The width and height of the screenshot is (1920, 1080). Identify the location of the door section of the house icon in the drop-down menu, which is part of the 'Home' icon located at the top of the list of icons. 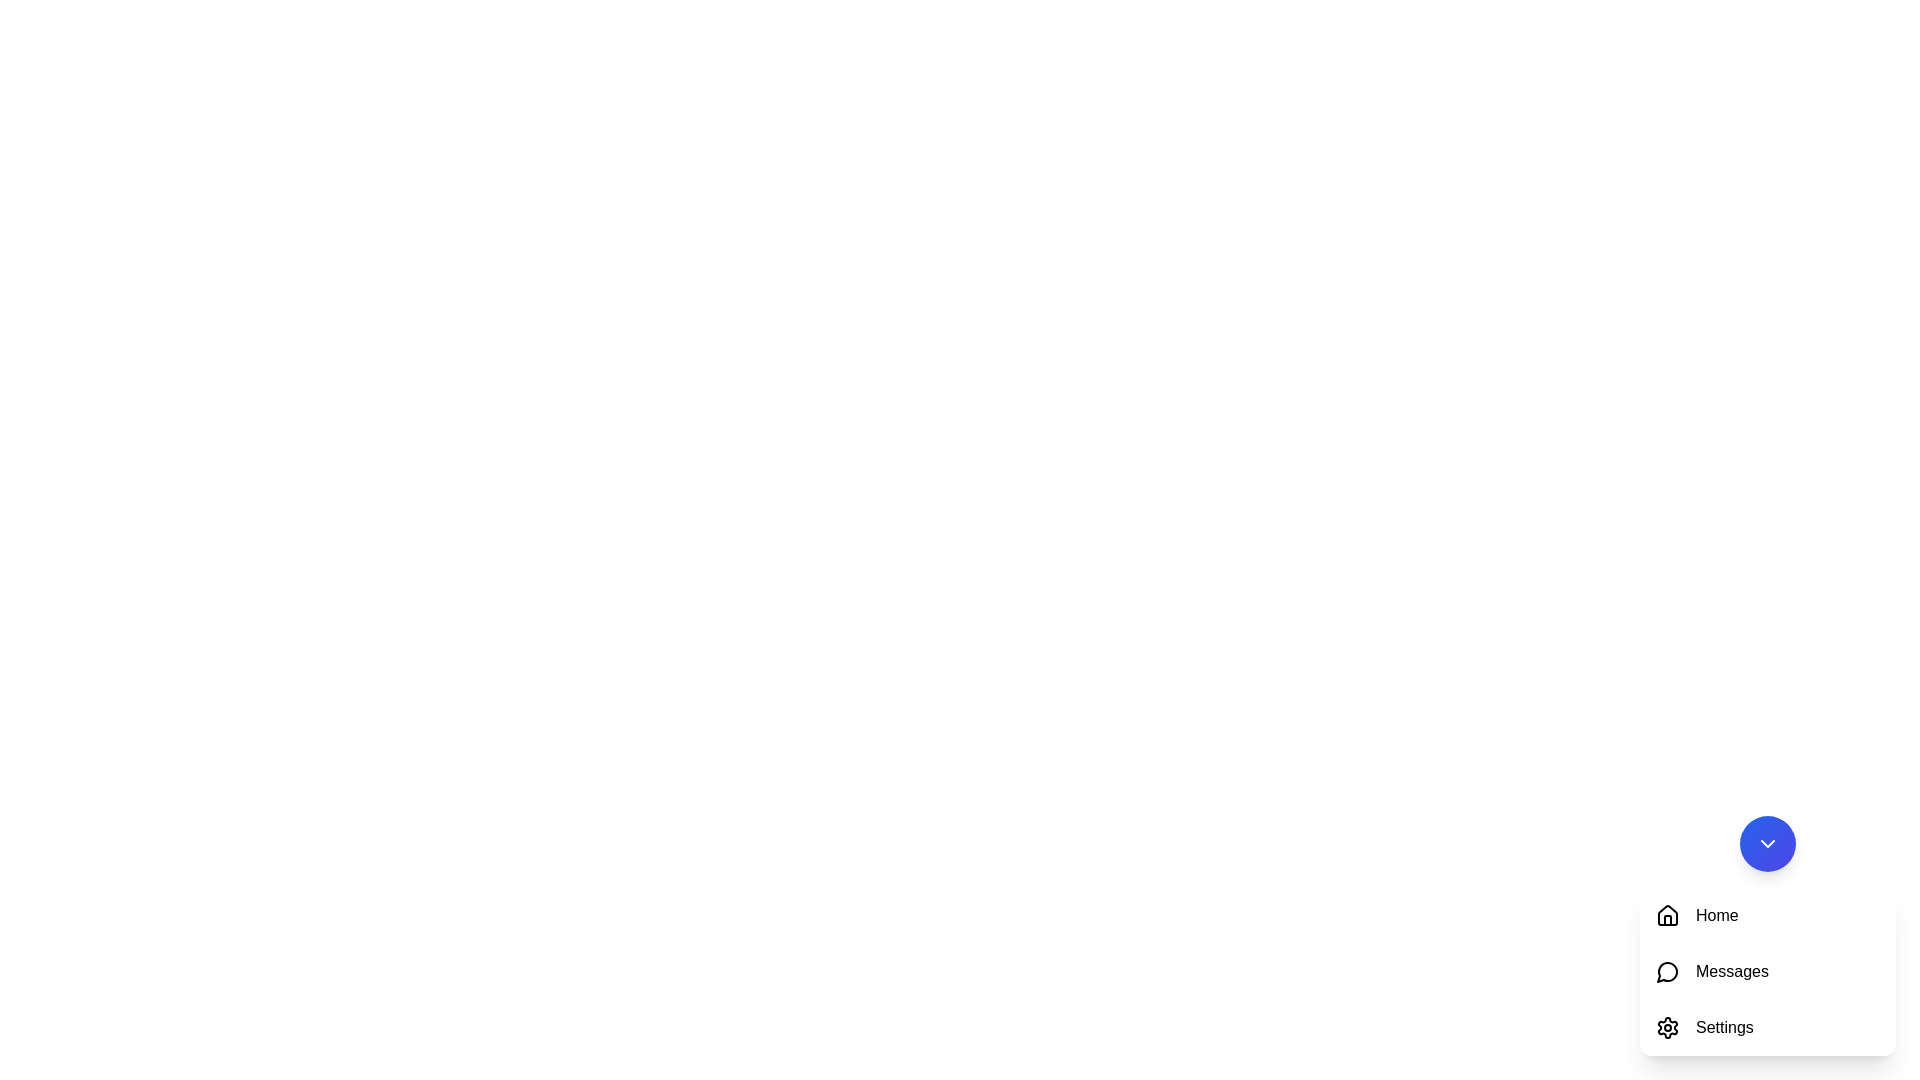
(1668, 920).